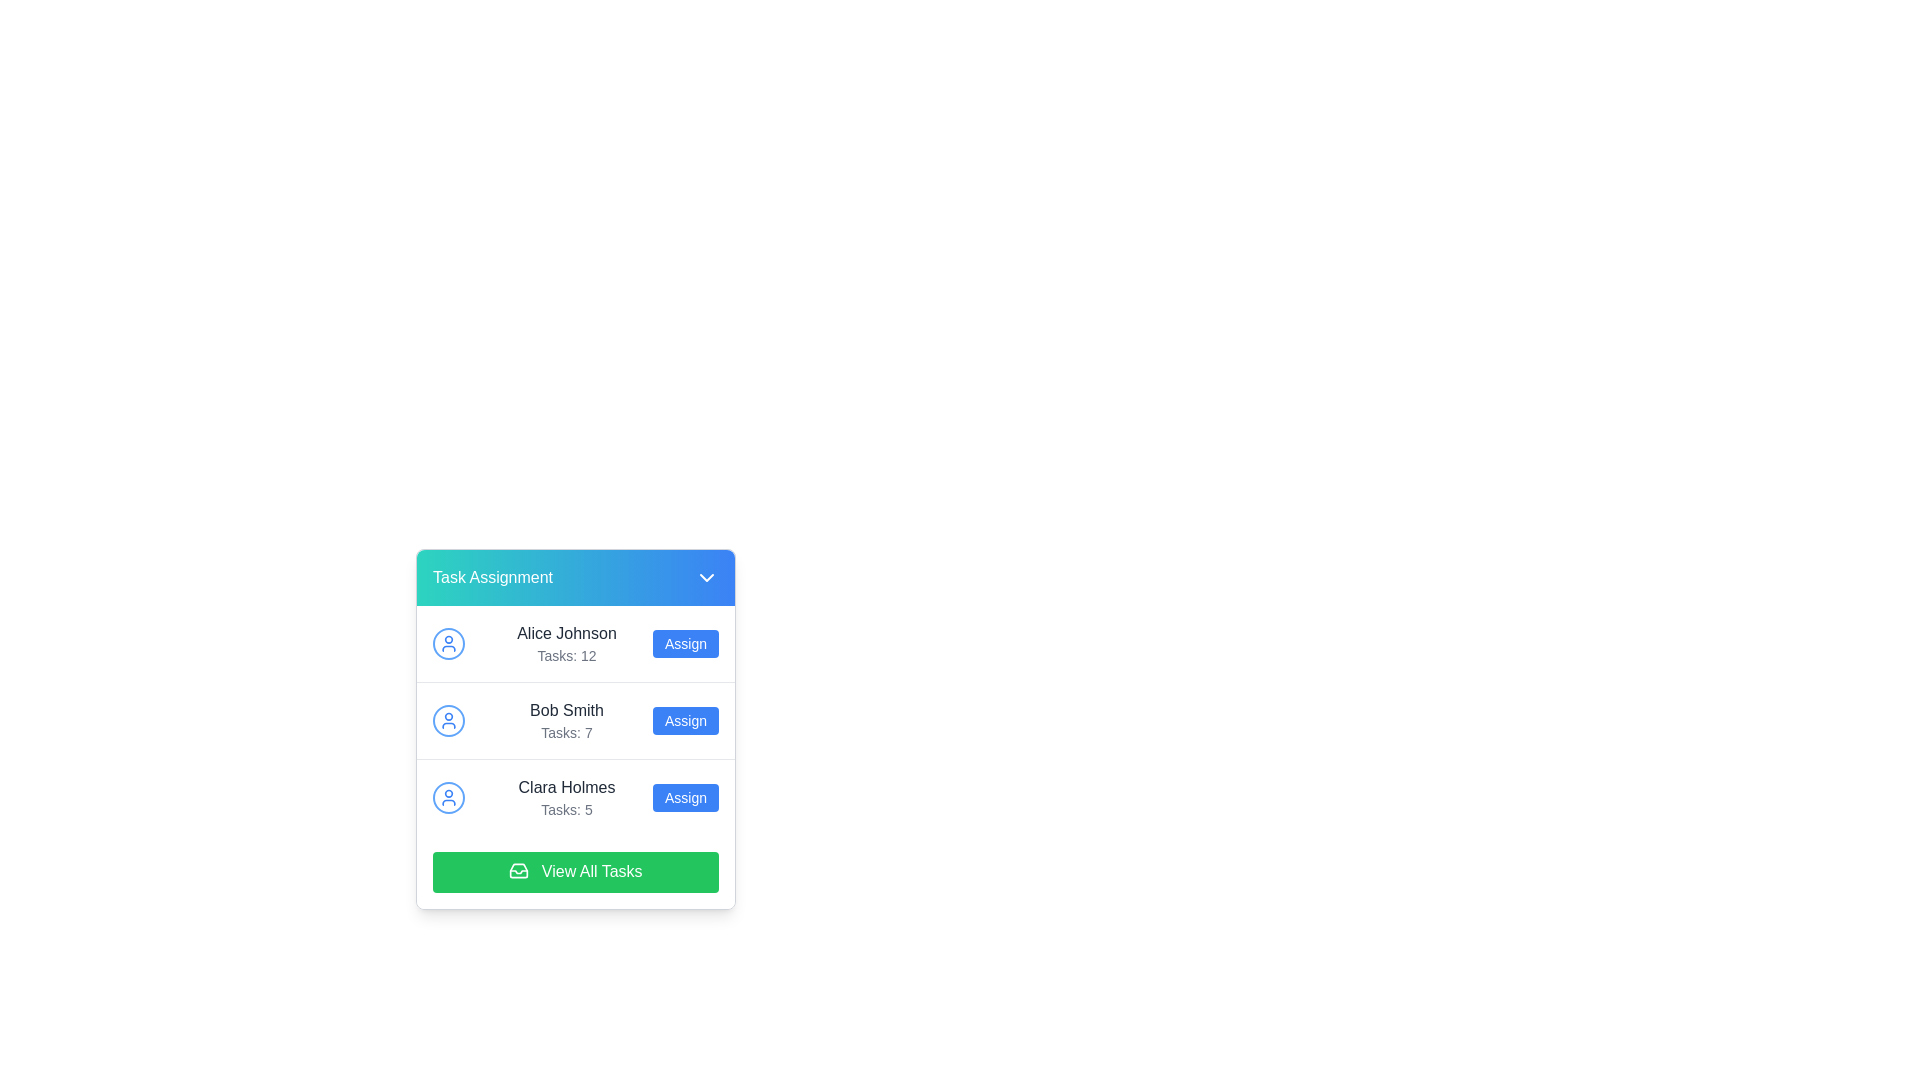 The image size is (1920, 1080). I want to click on downward-pointing caret icon located in the header section of 'Task Assignment' for debugging purposes, so click(706, 578).